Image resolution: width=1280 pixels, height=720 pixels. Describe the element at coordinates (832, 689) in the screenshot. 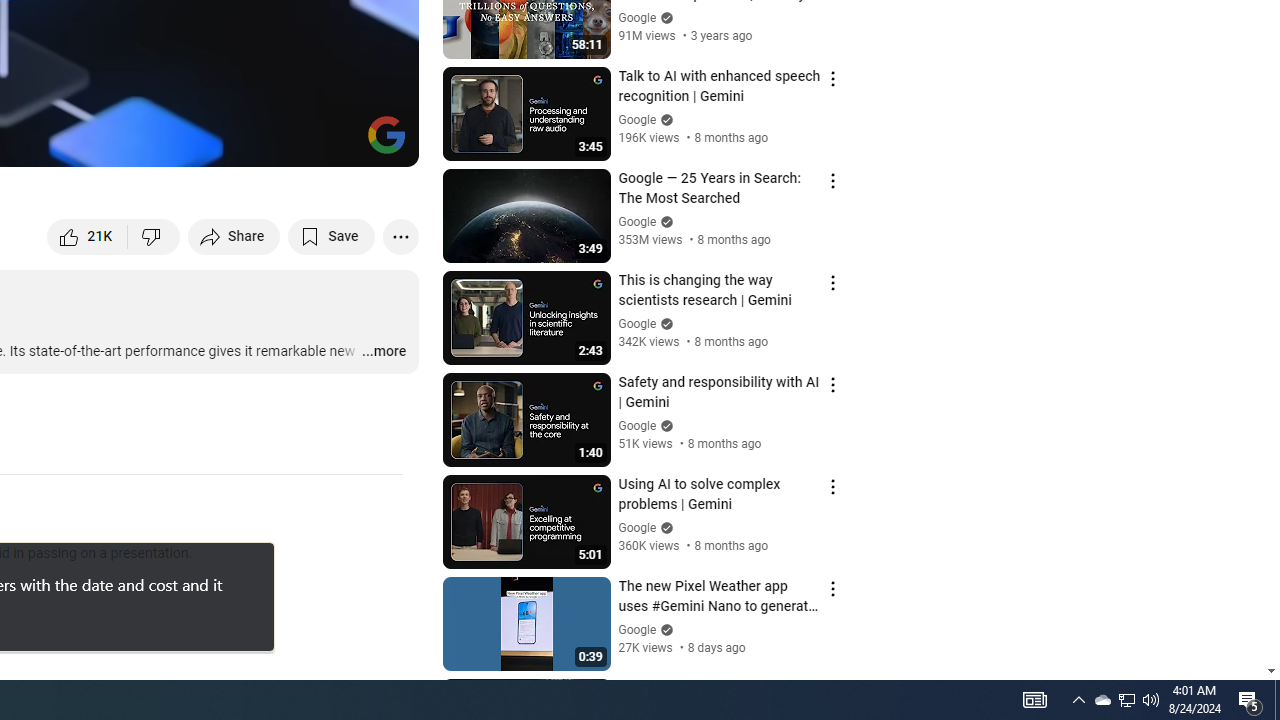

I see `'Action menu'` at that location.